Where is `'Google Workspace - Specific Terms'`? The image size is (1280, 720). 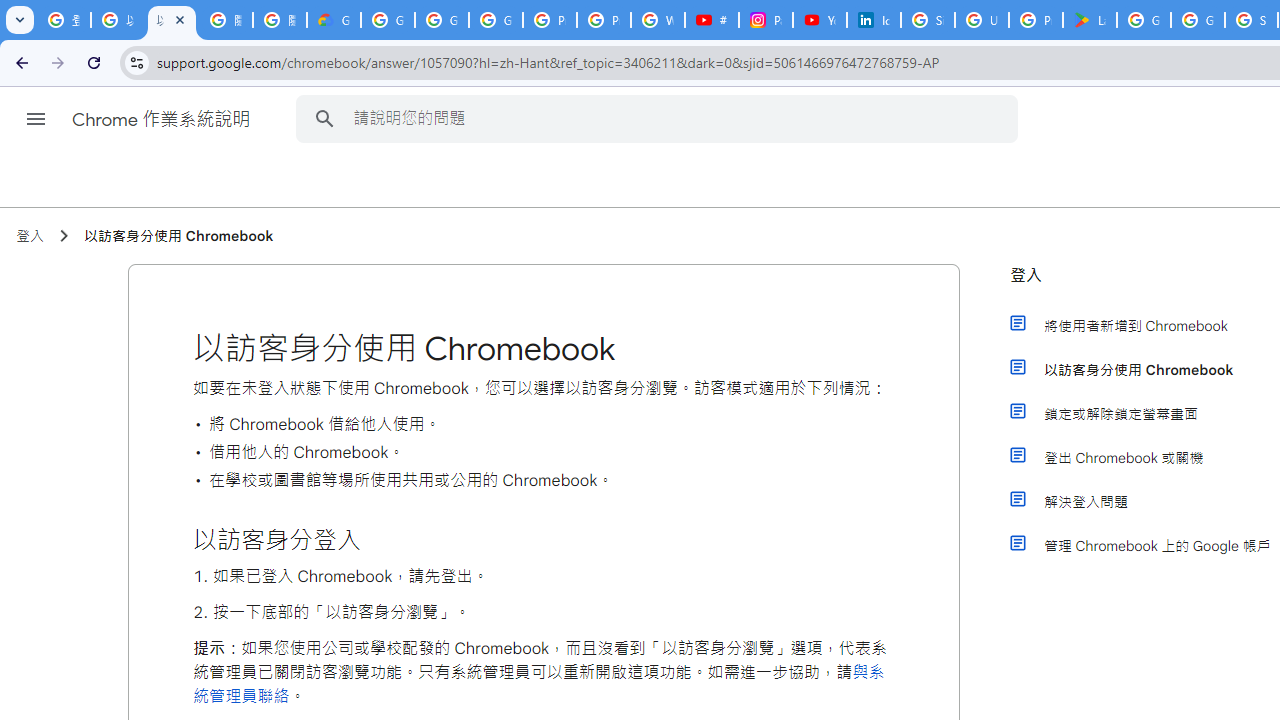
'Google Workspace - Specific Terms' is located at coordinates (1198, 20).